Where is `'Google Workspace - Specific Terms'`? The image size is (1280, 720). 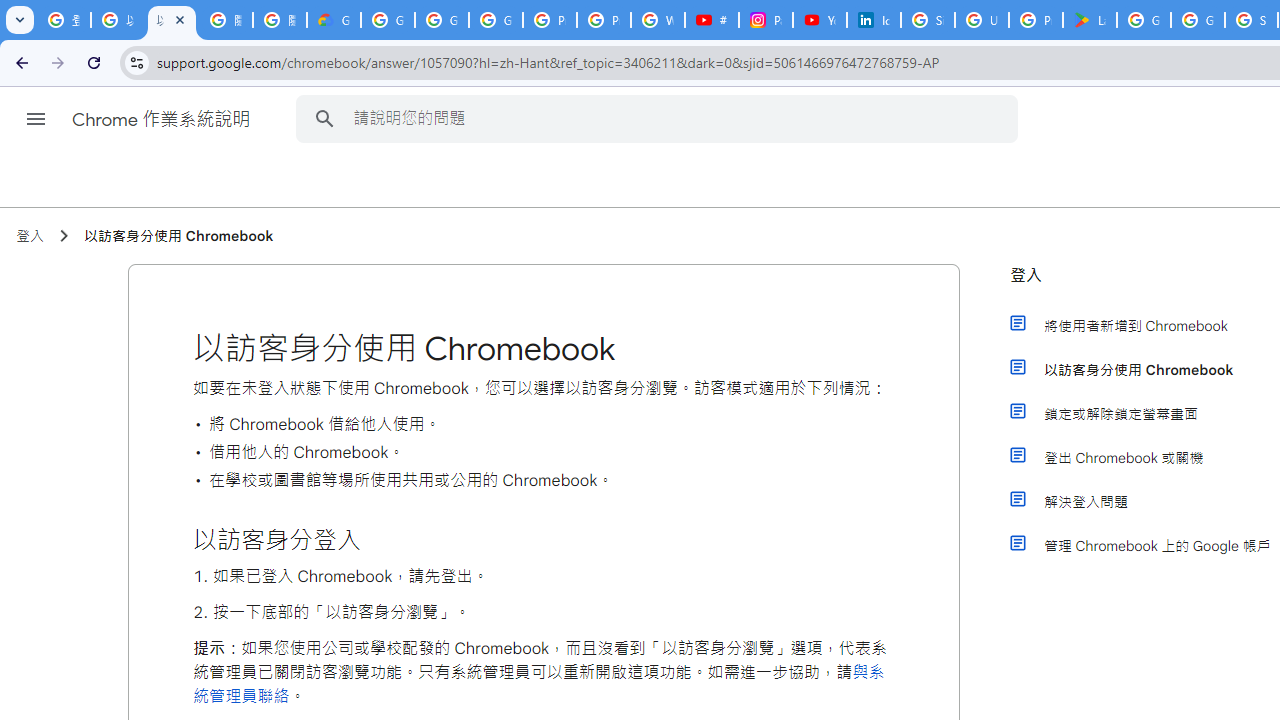
'Google Workspace - Specific Terms' is located at coordinates (1198, 20).